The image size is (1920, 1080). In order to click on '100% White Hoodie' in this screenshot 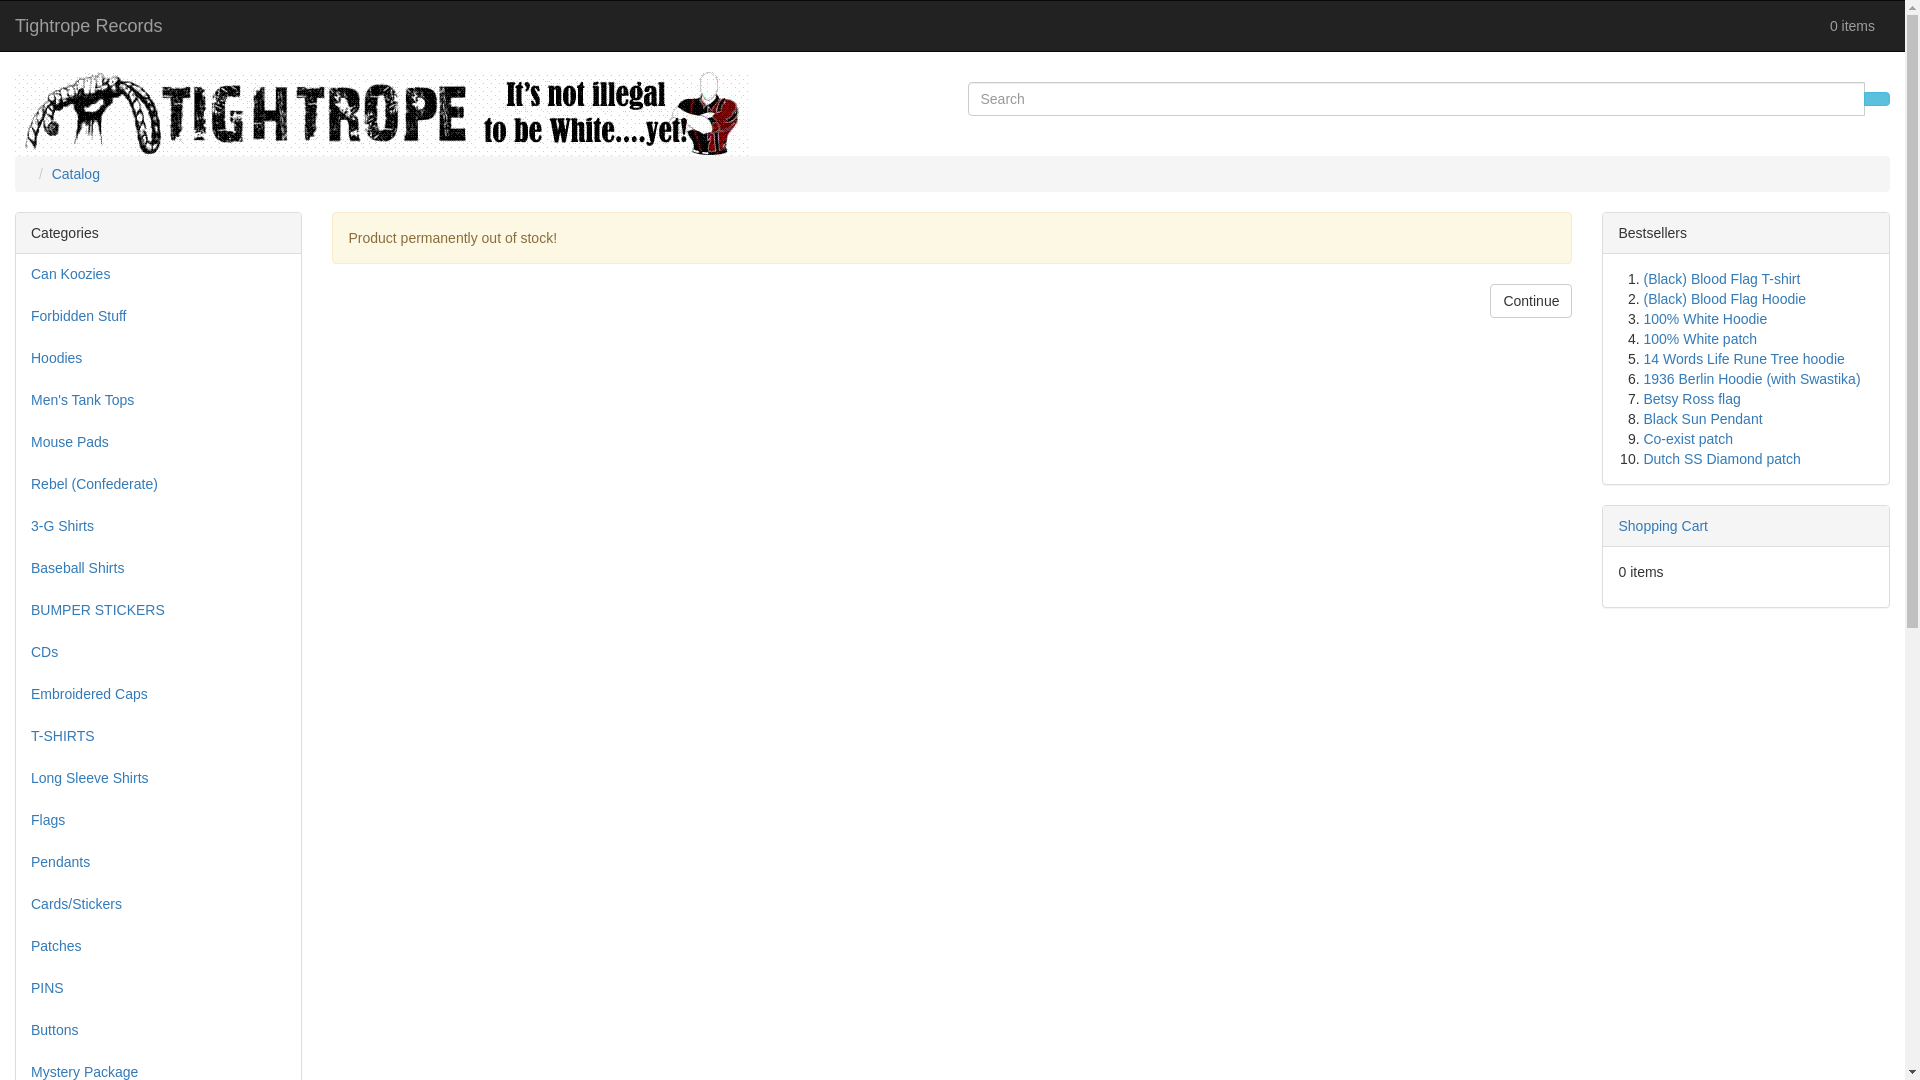, I will do `click(1703, 318)`.